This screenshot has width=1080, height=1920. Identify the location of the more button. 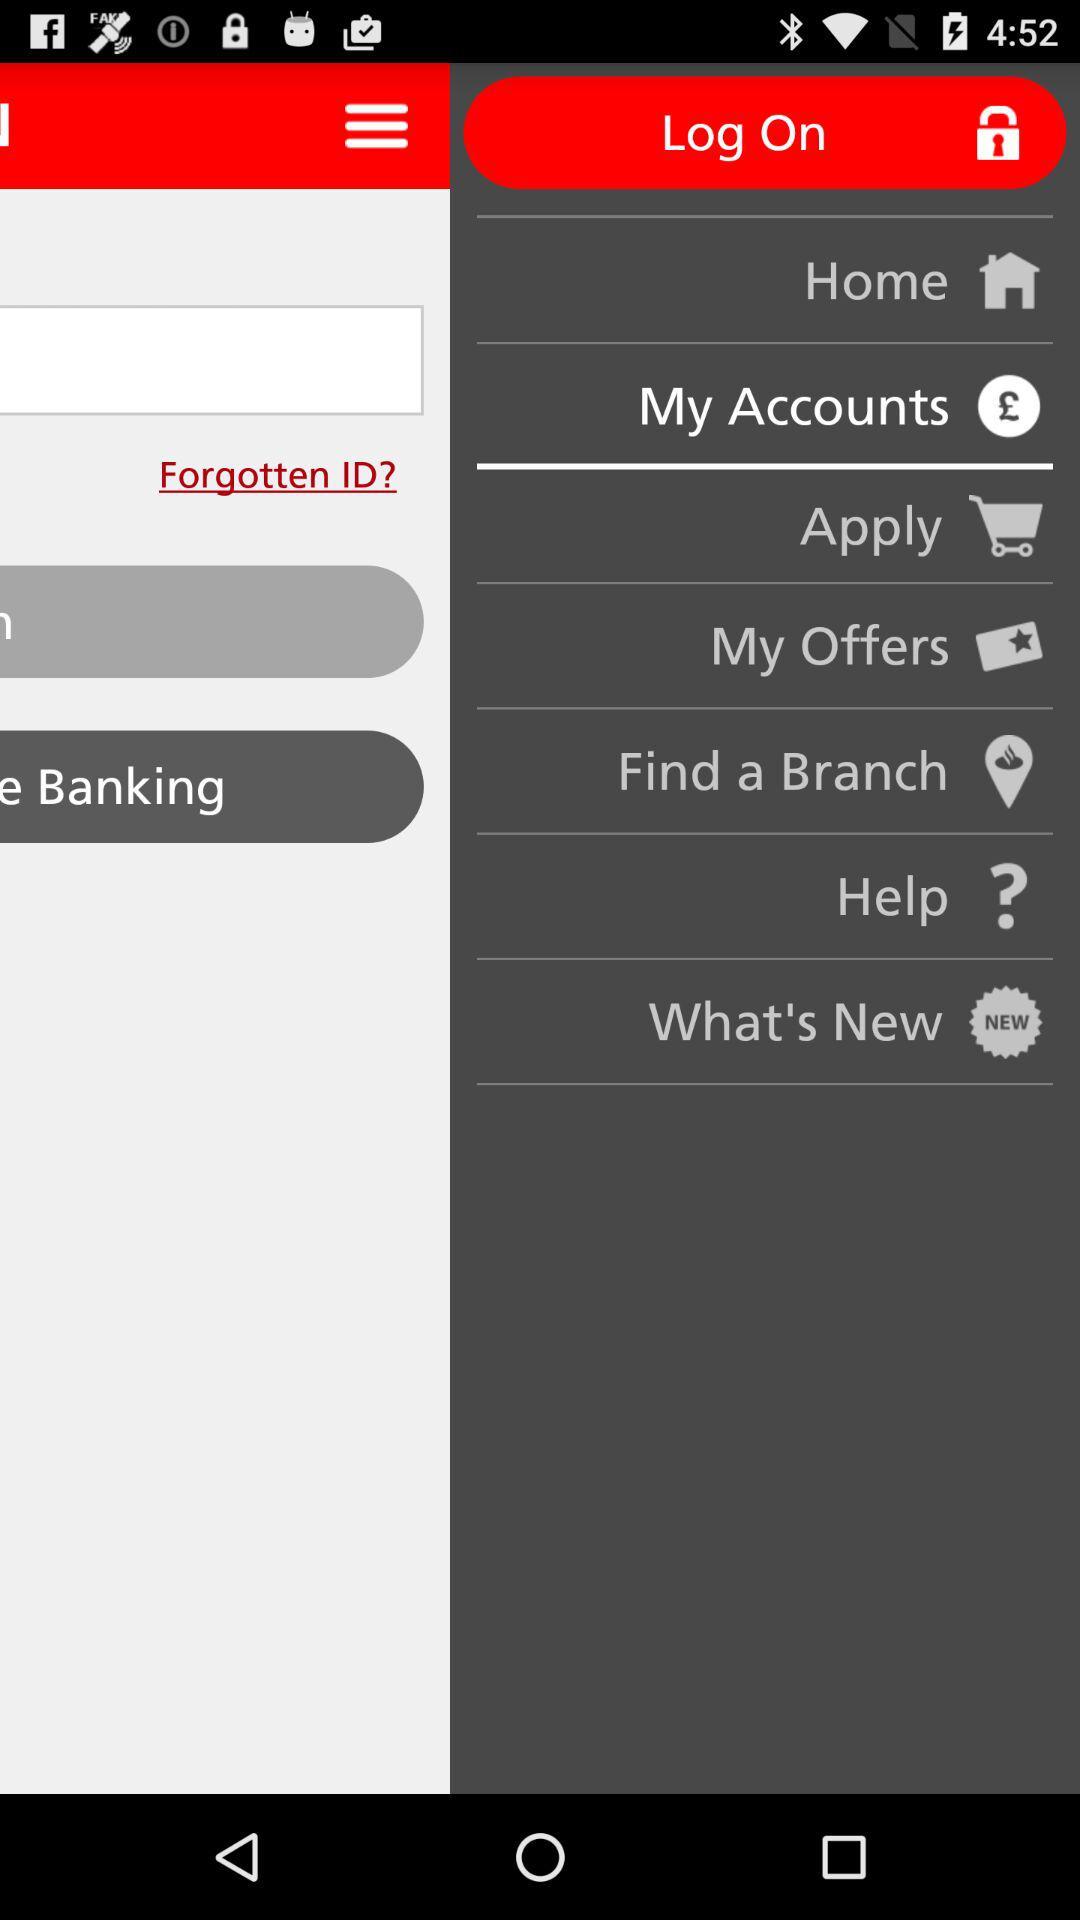
(376, 124).